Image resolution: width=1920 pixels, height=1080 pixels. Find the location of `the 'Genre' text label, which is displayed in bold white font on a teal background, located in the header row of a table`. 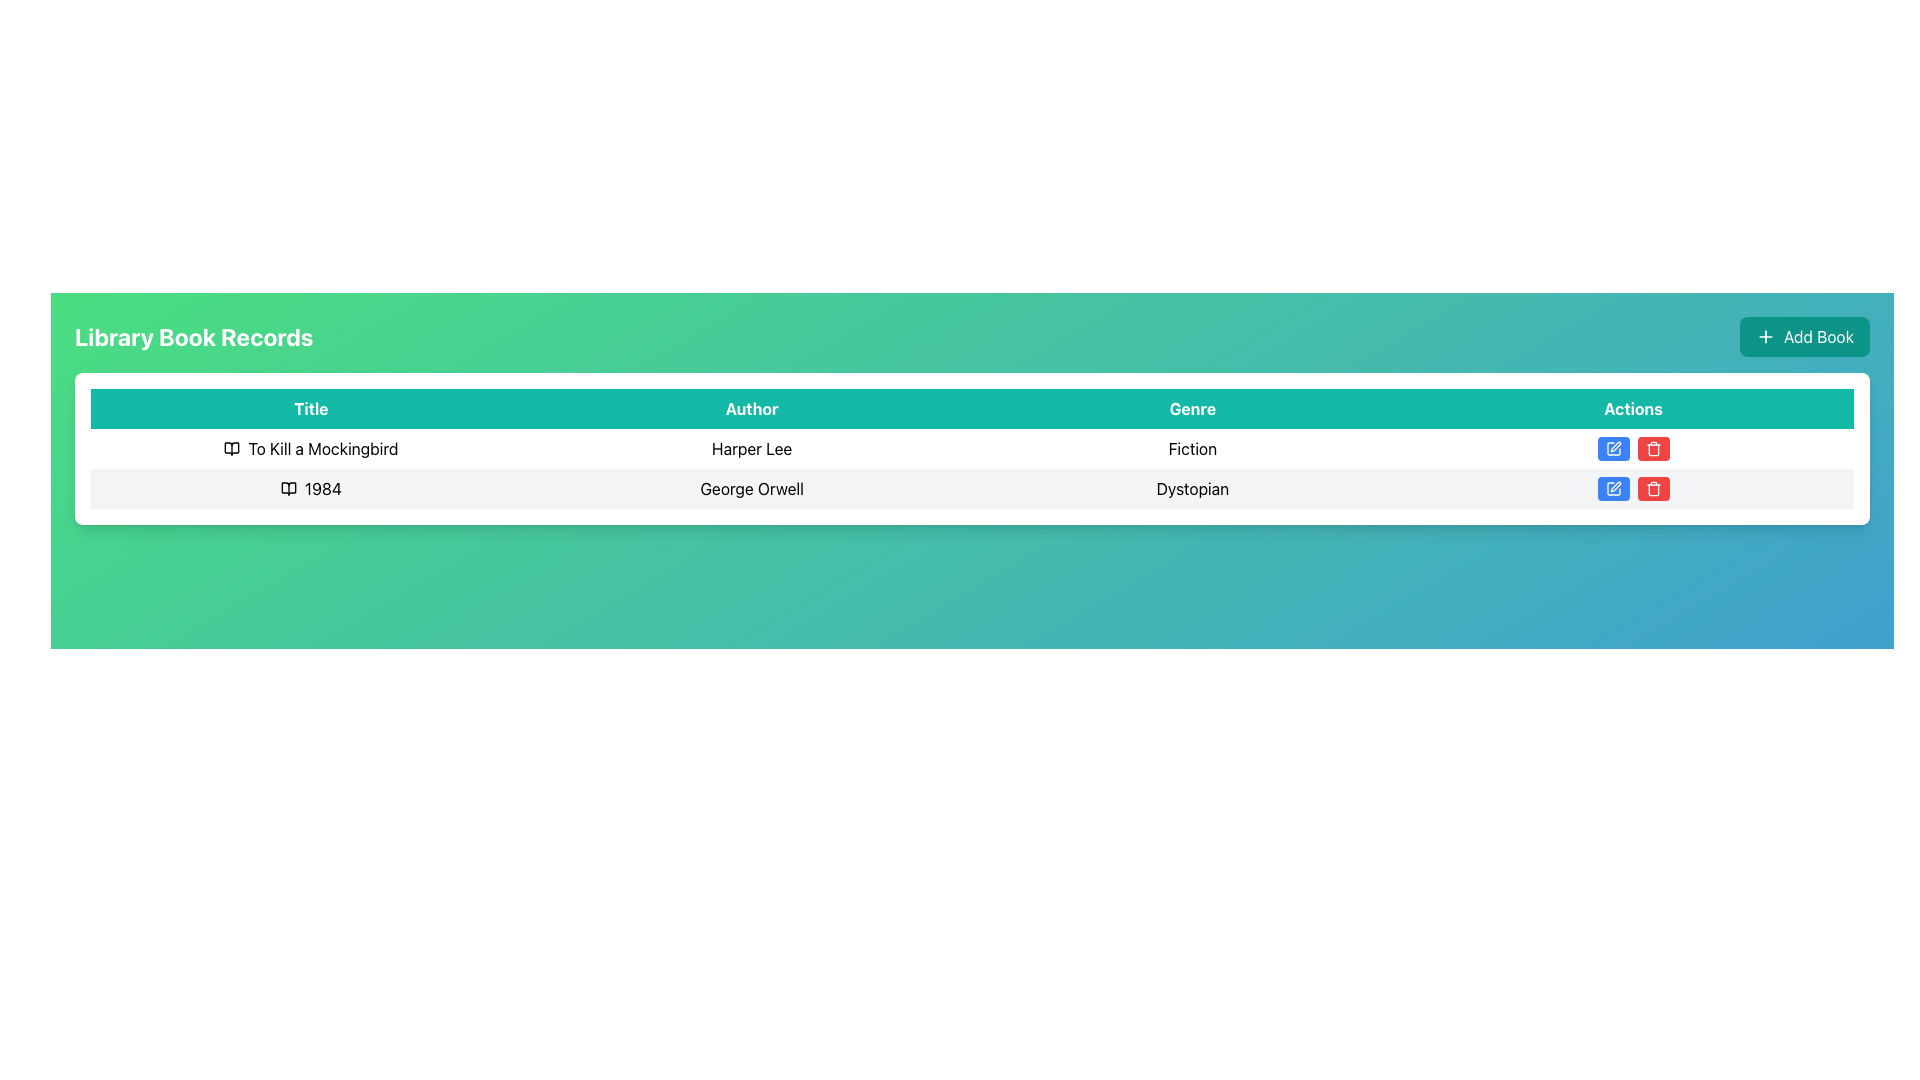

the 'Genre' text label, which is displayed in bold white font on a teal background, located in the header row of a table is located at coordinates (1192, 407).